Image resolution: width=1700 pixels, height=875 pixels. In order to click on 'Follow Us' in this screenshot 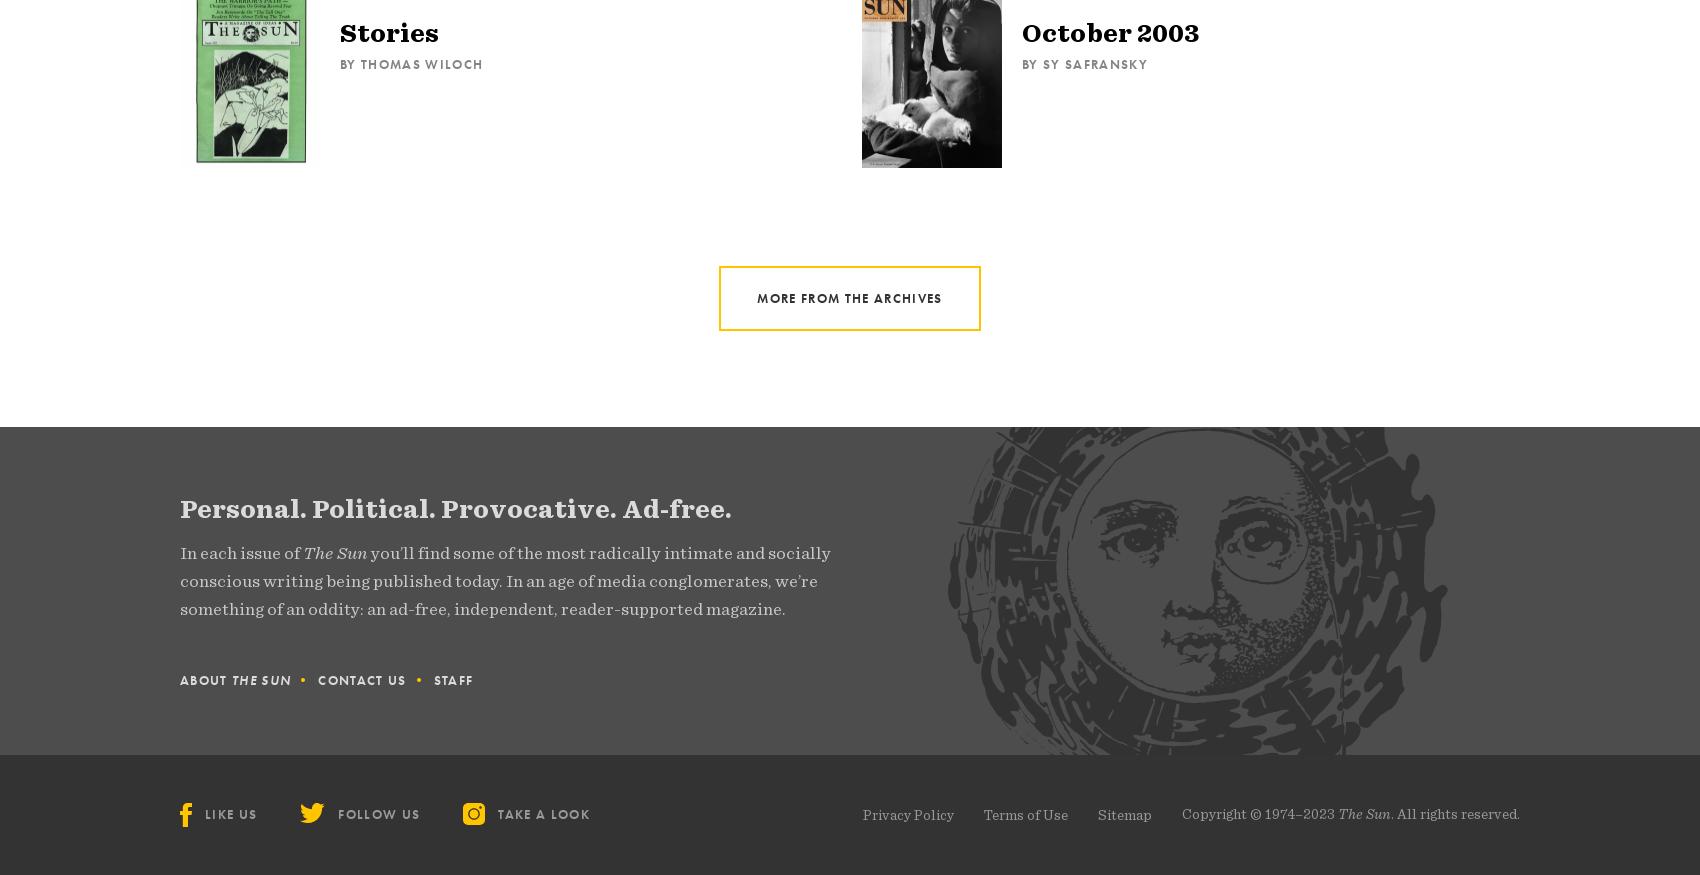, I will do `click(377, 814)`.